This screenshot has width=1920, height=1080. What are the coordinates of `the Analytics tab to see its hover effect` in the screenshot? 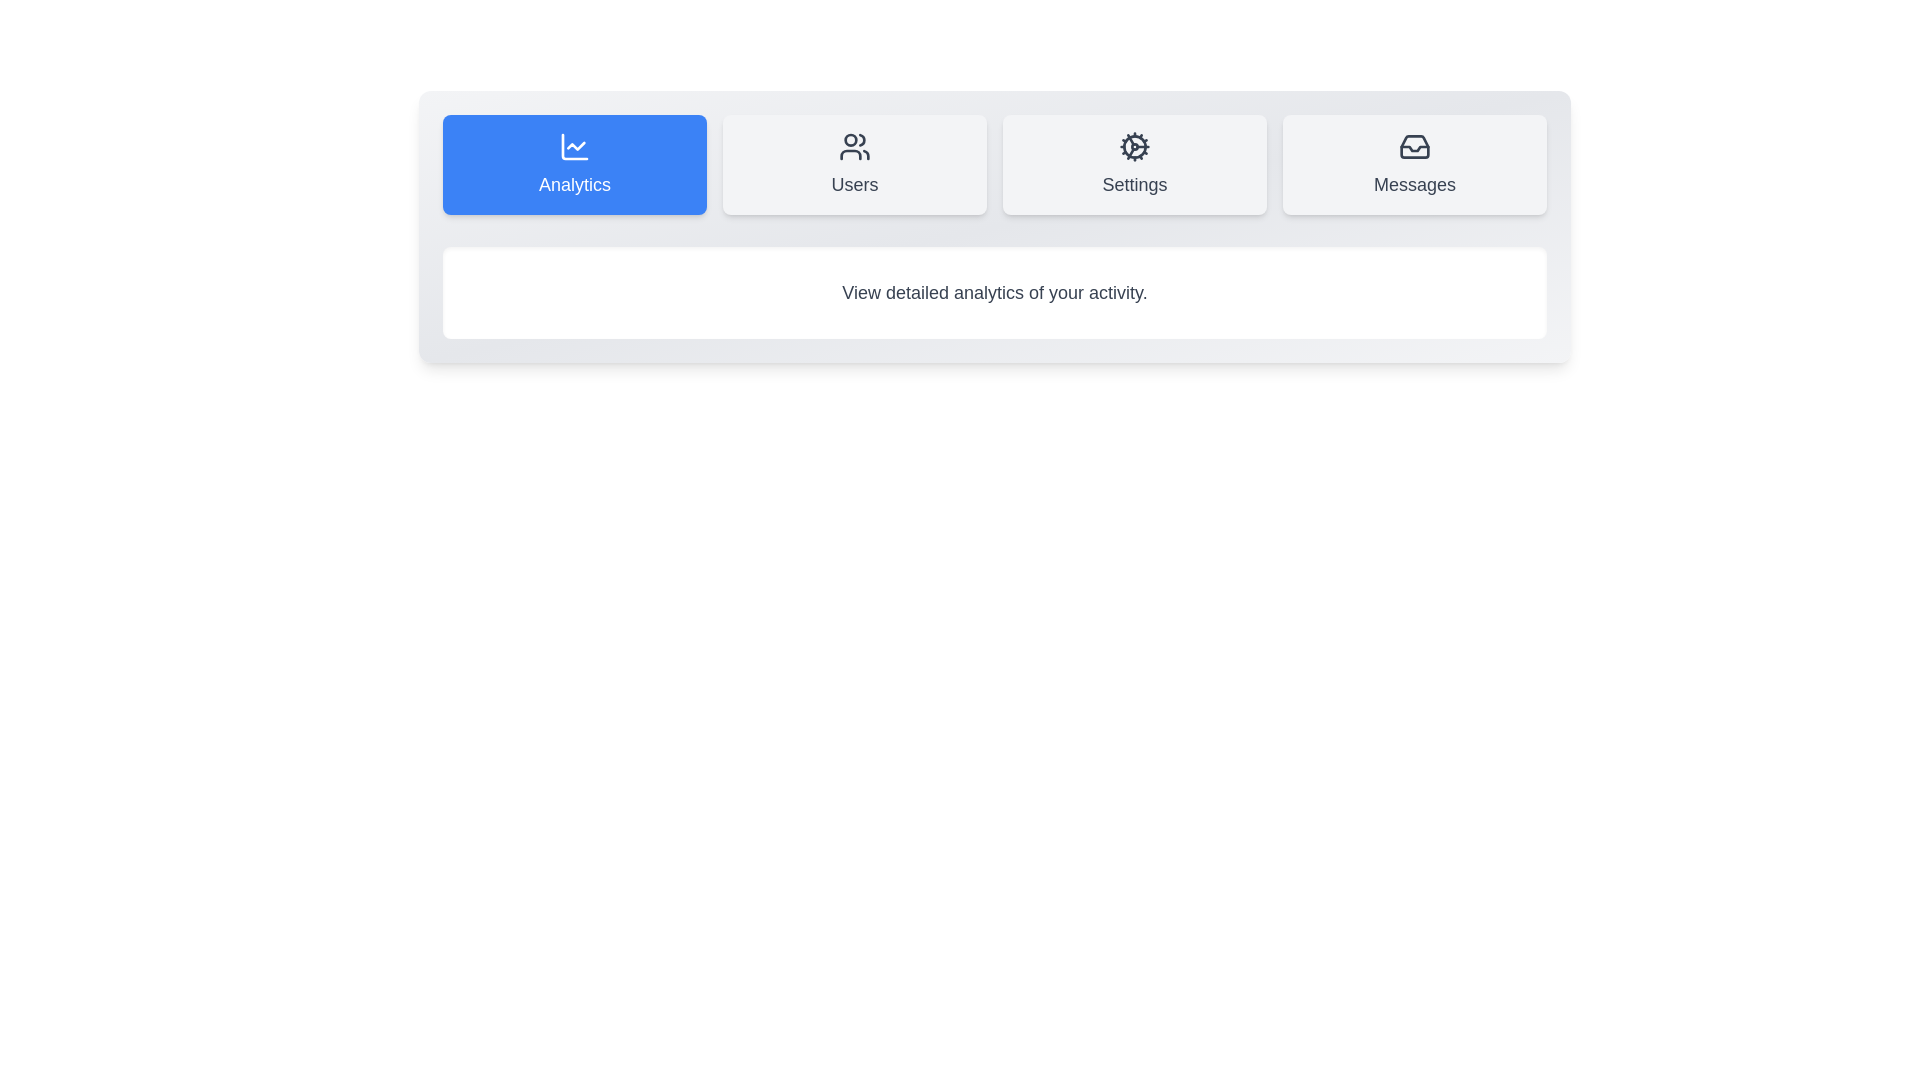 It's located at (574, 164).